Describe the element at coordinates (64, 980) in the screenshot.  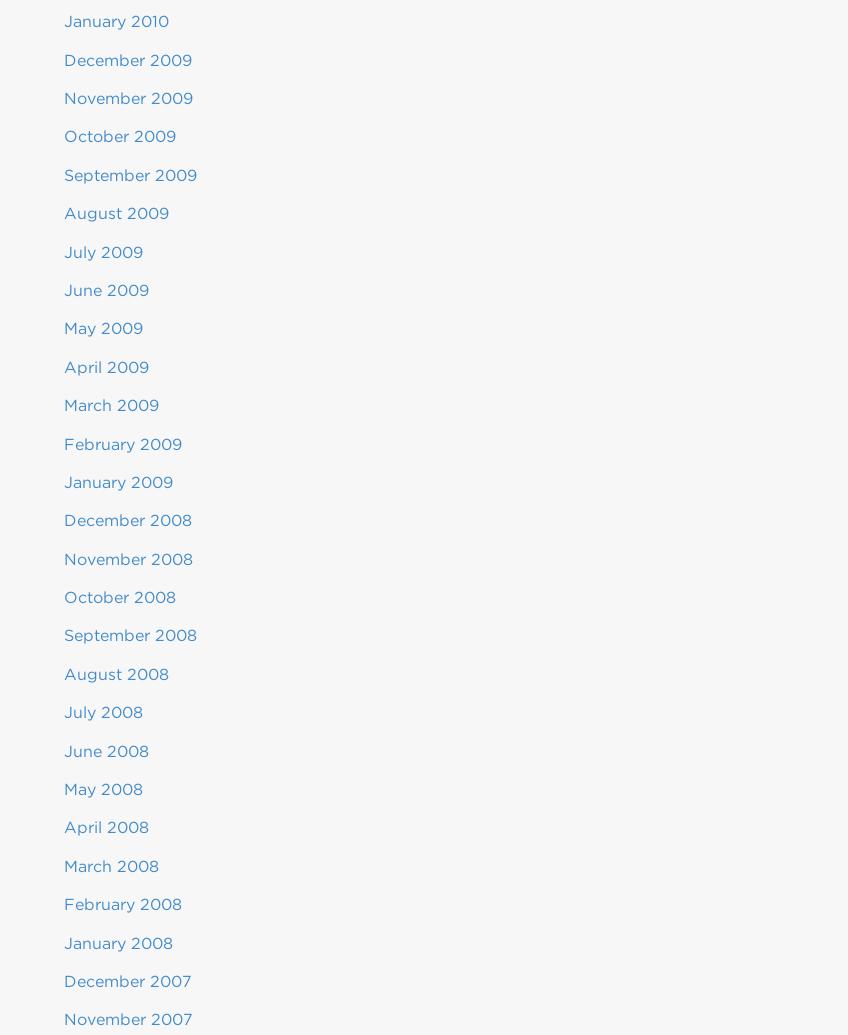
I see `'December 2007'` at that location.